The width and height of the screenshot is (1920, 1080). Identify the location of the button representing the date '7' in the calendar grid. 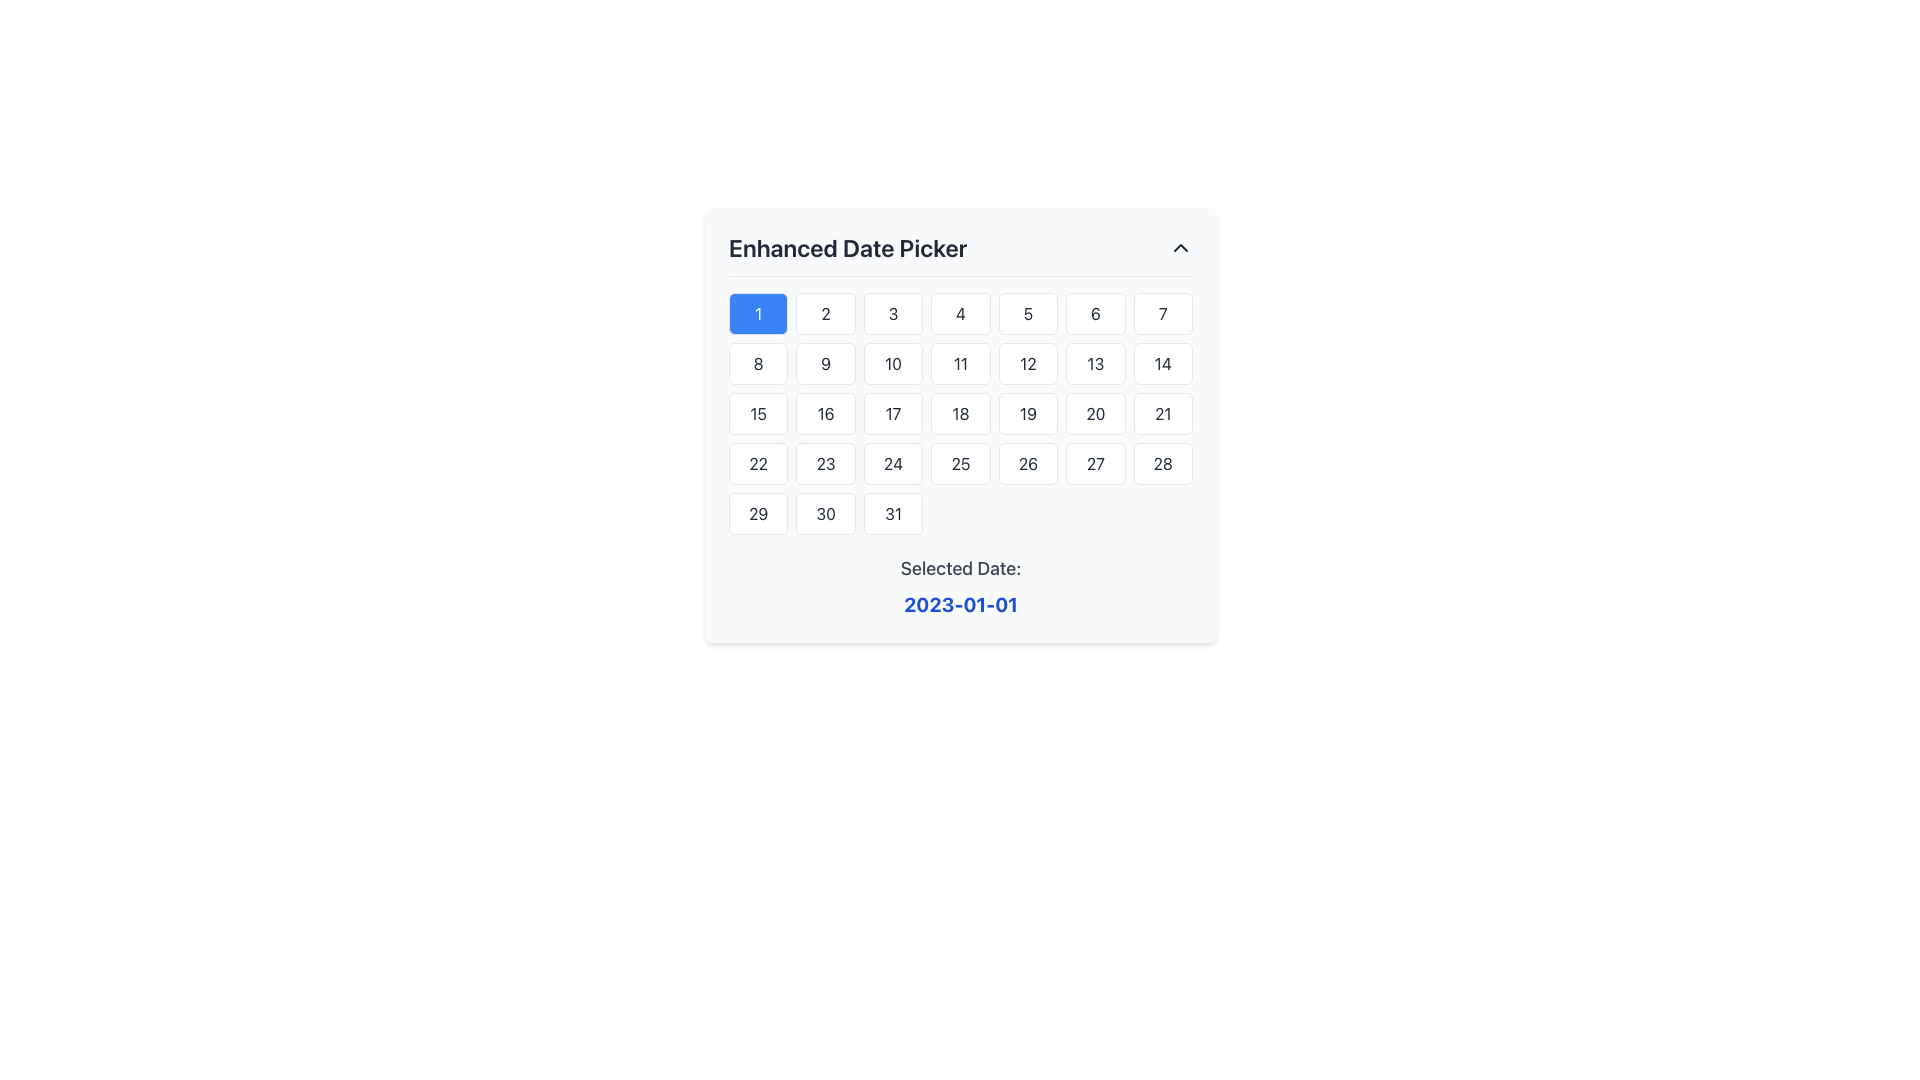
(1163, 313).